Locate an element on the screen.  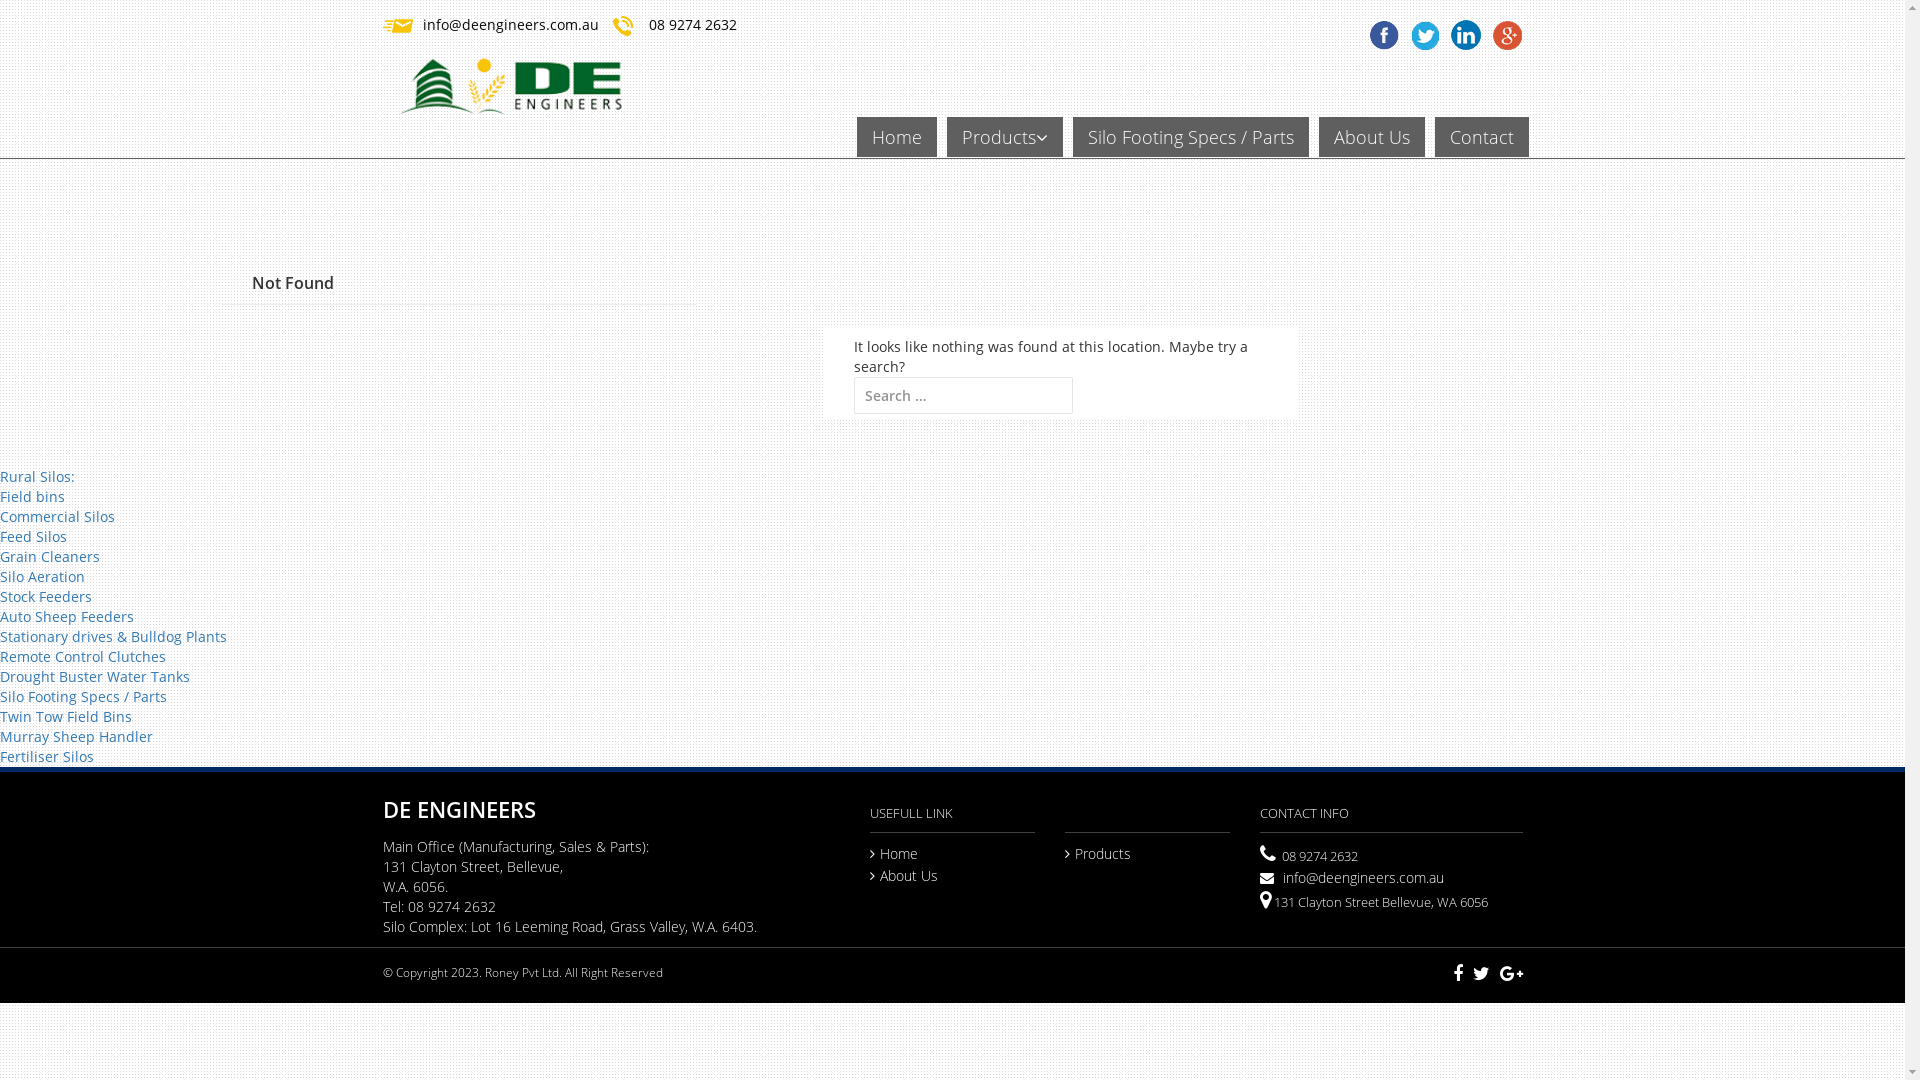
'Auto Sheep Feeders' is located at coordinates (67, 615).